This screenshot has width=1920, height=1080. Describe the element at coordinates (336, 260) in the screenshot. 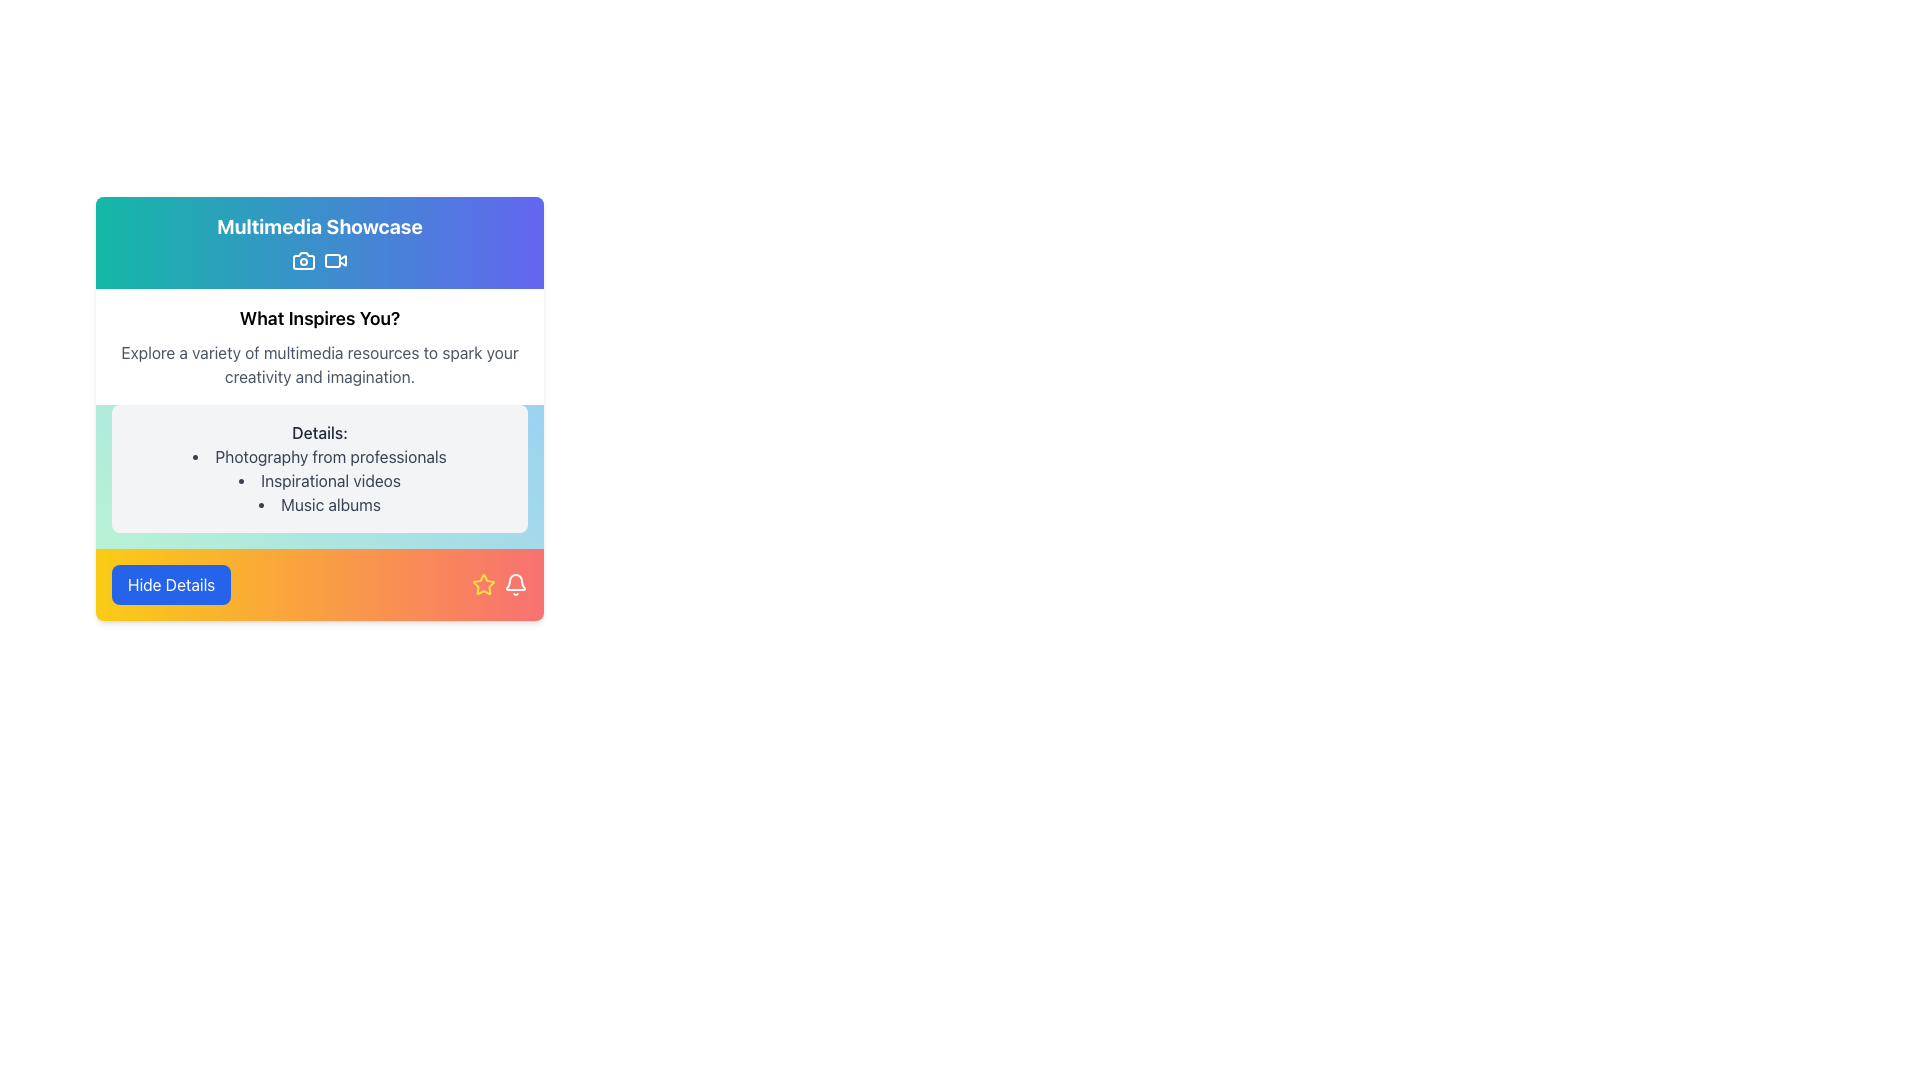

I see `the video icon button located under the 'Multimedia Showcase' heading` at that location.